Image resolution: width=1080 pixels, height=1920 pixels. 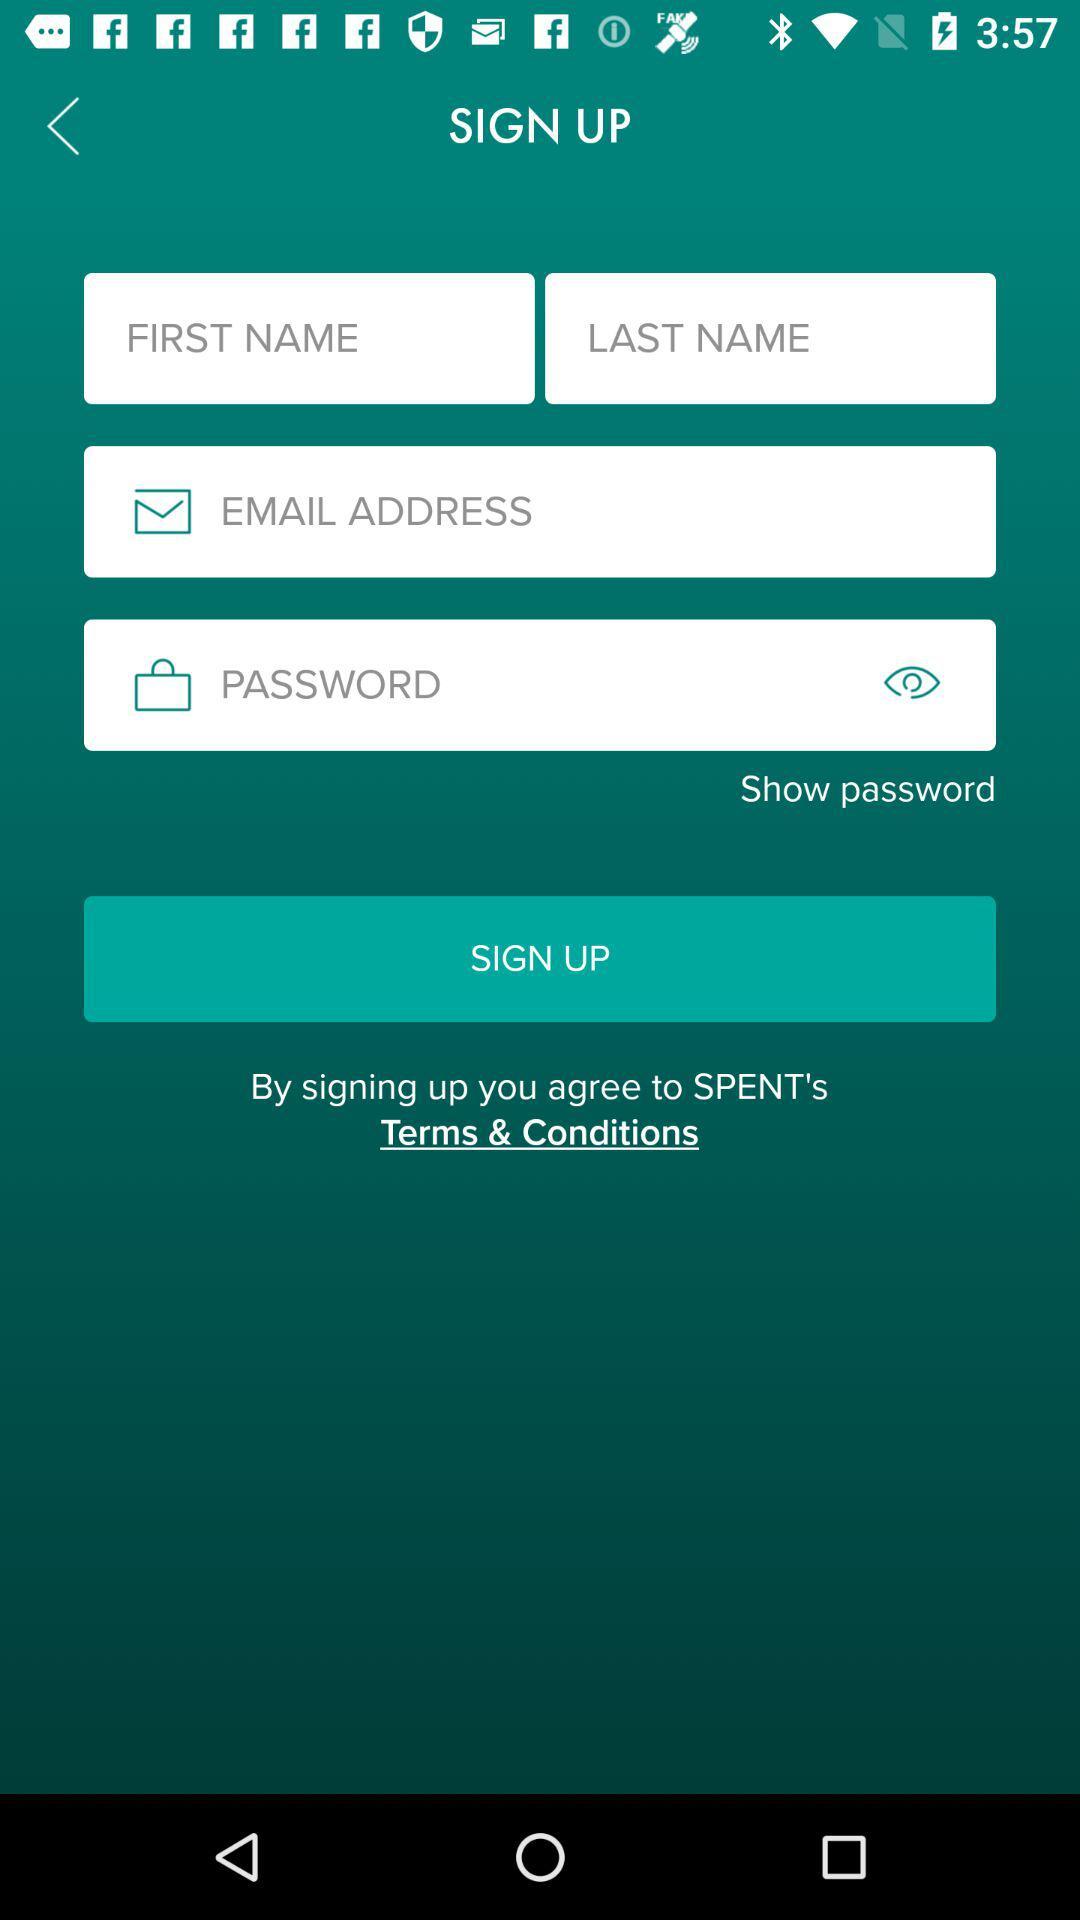 I want to click on the arrow_backward icon, so click(x=61, y=124).